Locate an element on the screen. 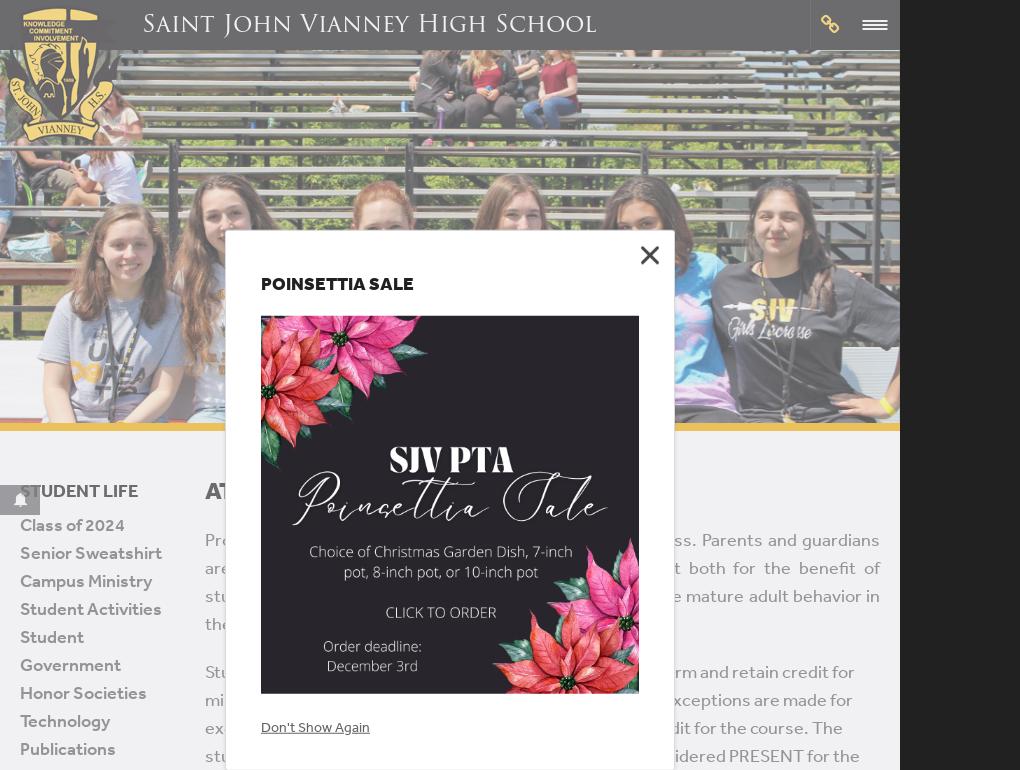 Image resolution: width=1020 pixels, height=770 pixels. 'Alumni' is located at coordinates (458, 487).